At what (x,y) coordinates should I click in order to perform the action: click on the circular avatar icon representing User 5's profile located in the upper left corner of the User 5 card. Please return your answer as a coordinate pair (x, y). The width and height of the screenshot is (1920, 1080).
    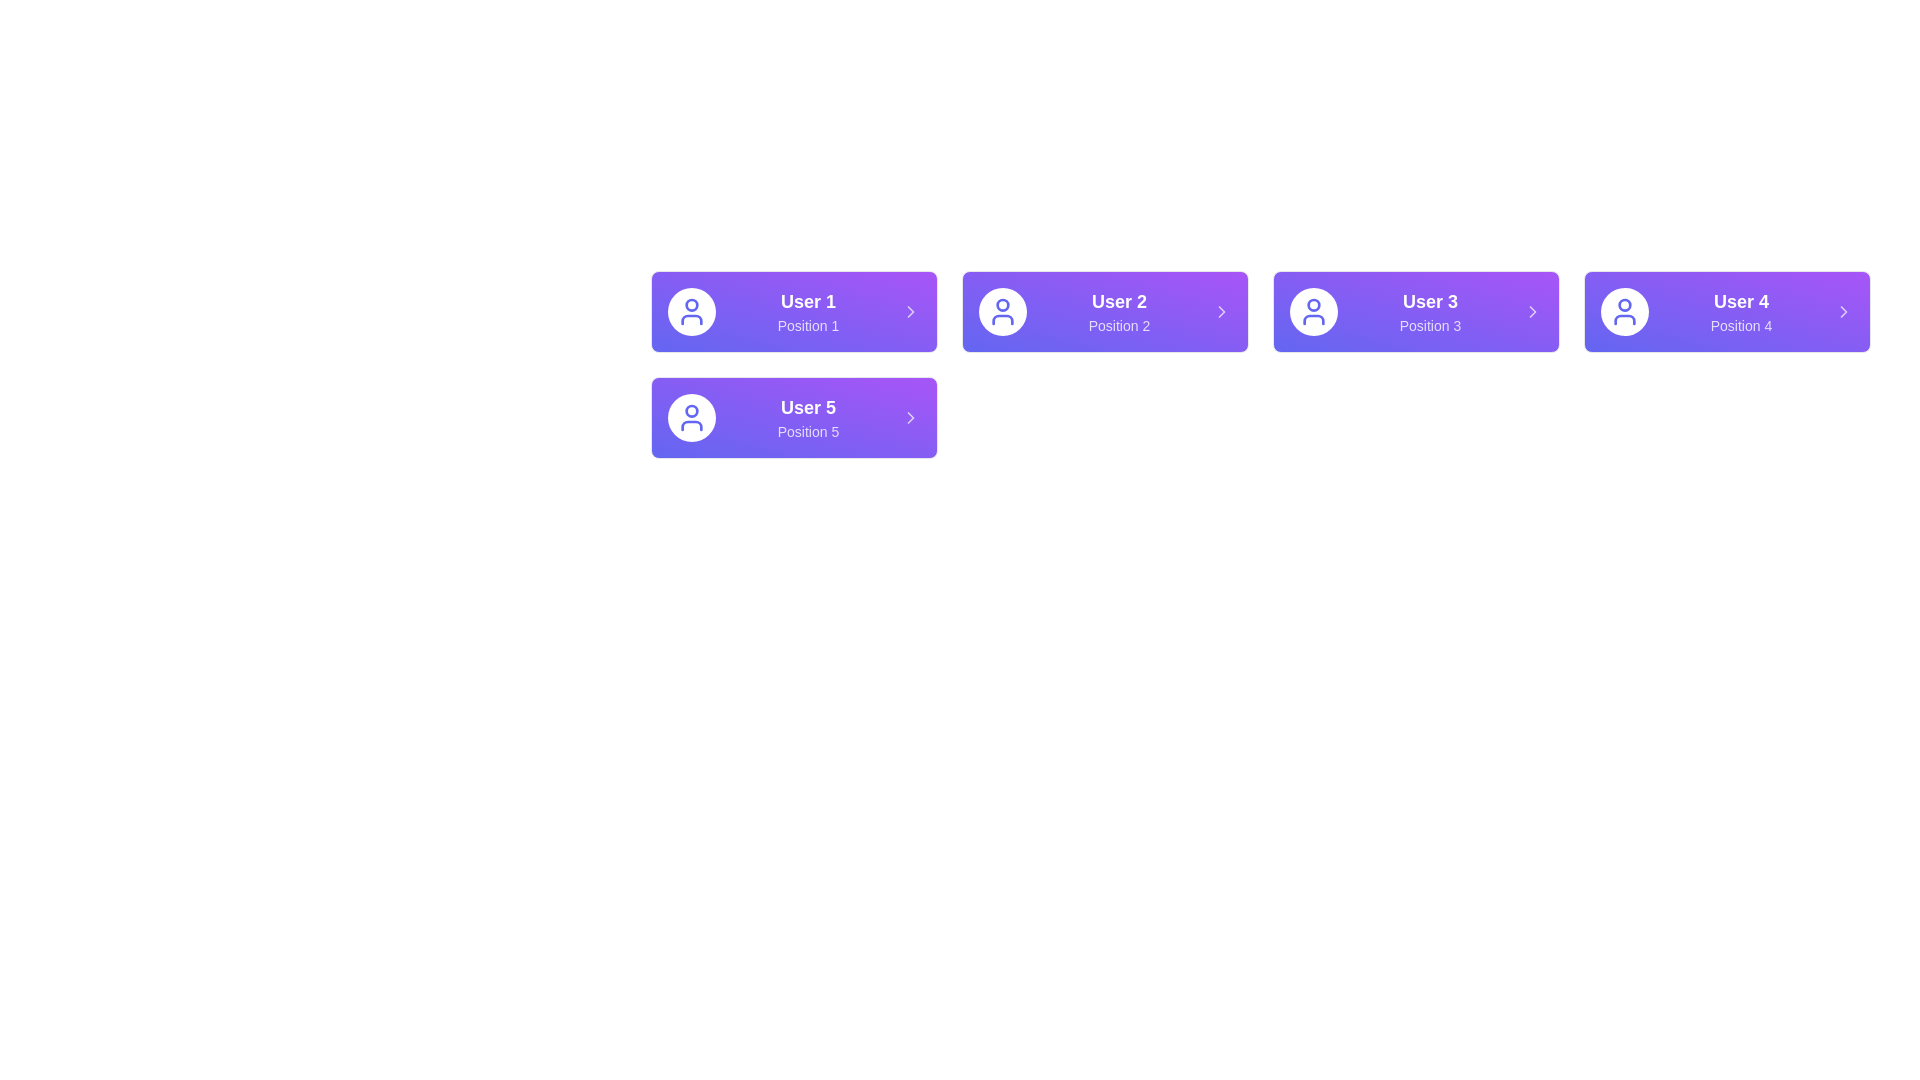
    Looking at the image, I should click on (691, 416).